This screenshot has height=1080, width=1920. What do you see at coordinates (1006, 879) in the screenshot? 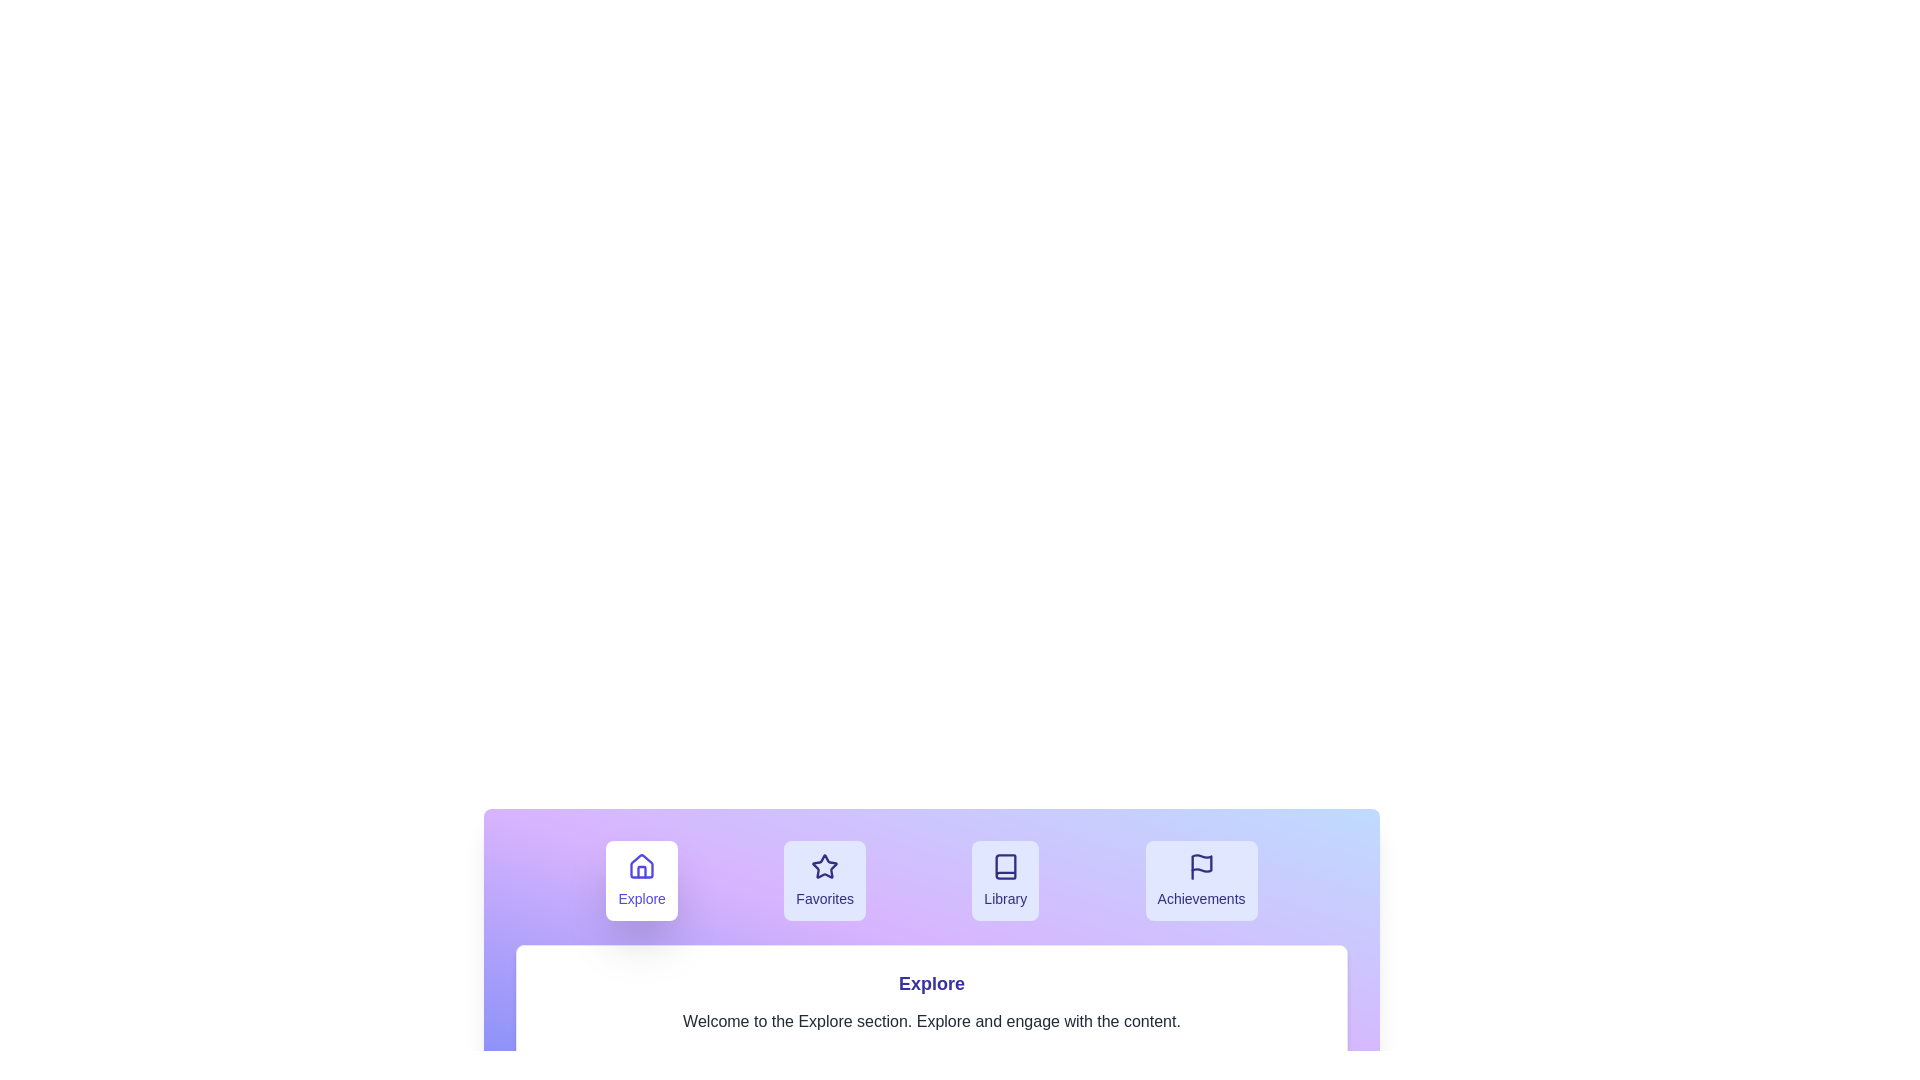
I see `the tab labeled Library` at bounding box center [1006, 879].